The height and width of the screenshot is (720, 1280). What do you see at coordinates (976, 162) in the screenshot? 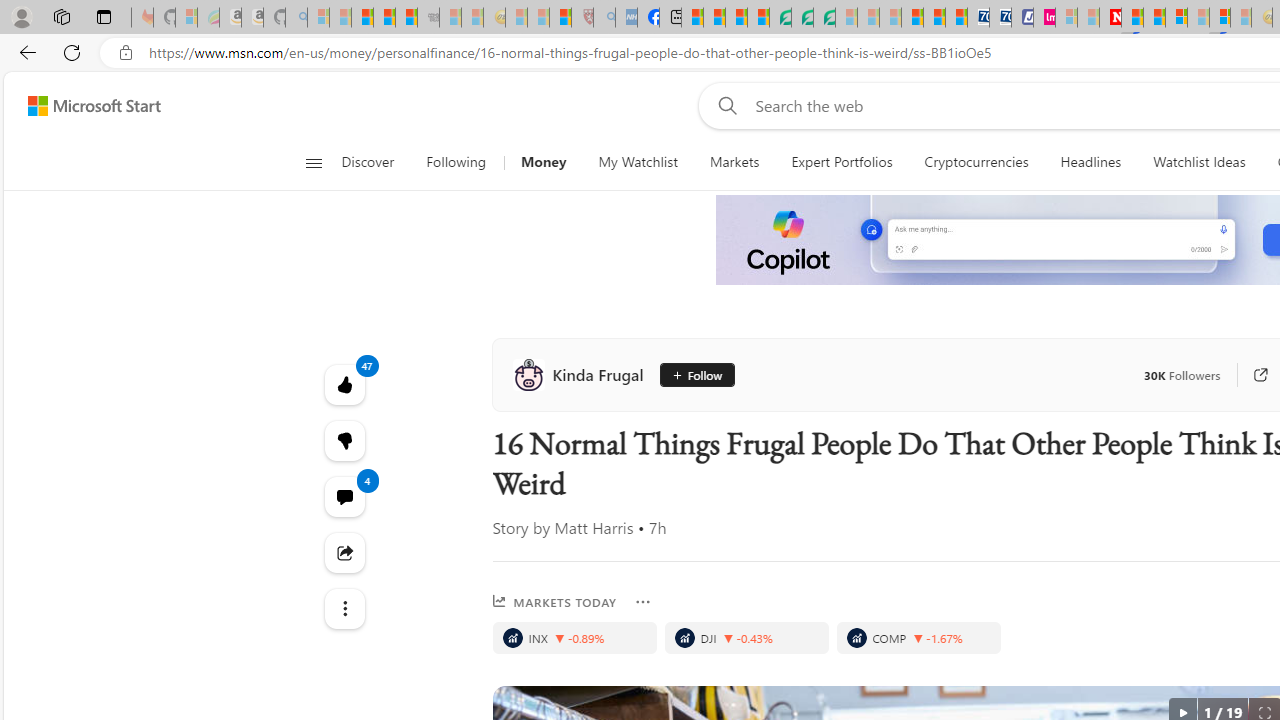
I see `'Cryptocurrencies'` at bounding box center [976, 162].